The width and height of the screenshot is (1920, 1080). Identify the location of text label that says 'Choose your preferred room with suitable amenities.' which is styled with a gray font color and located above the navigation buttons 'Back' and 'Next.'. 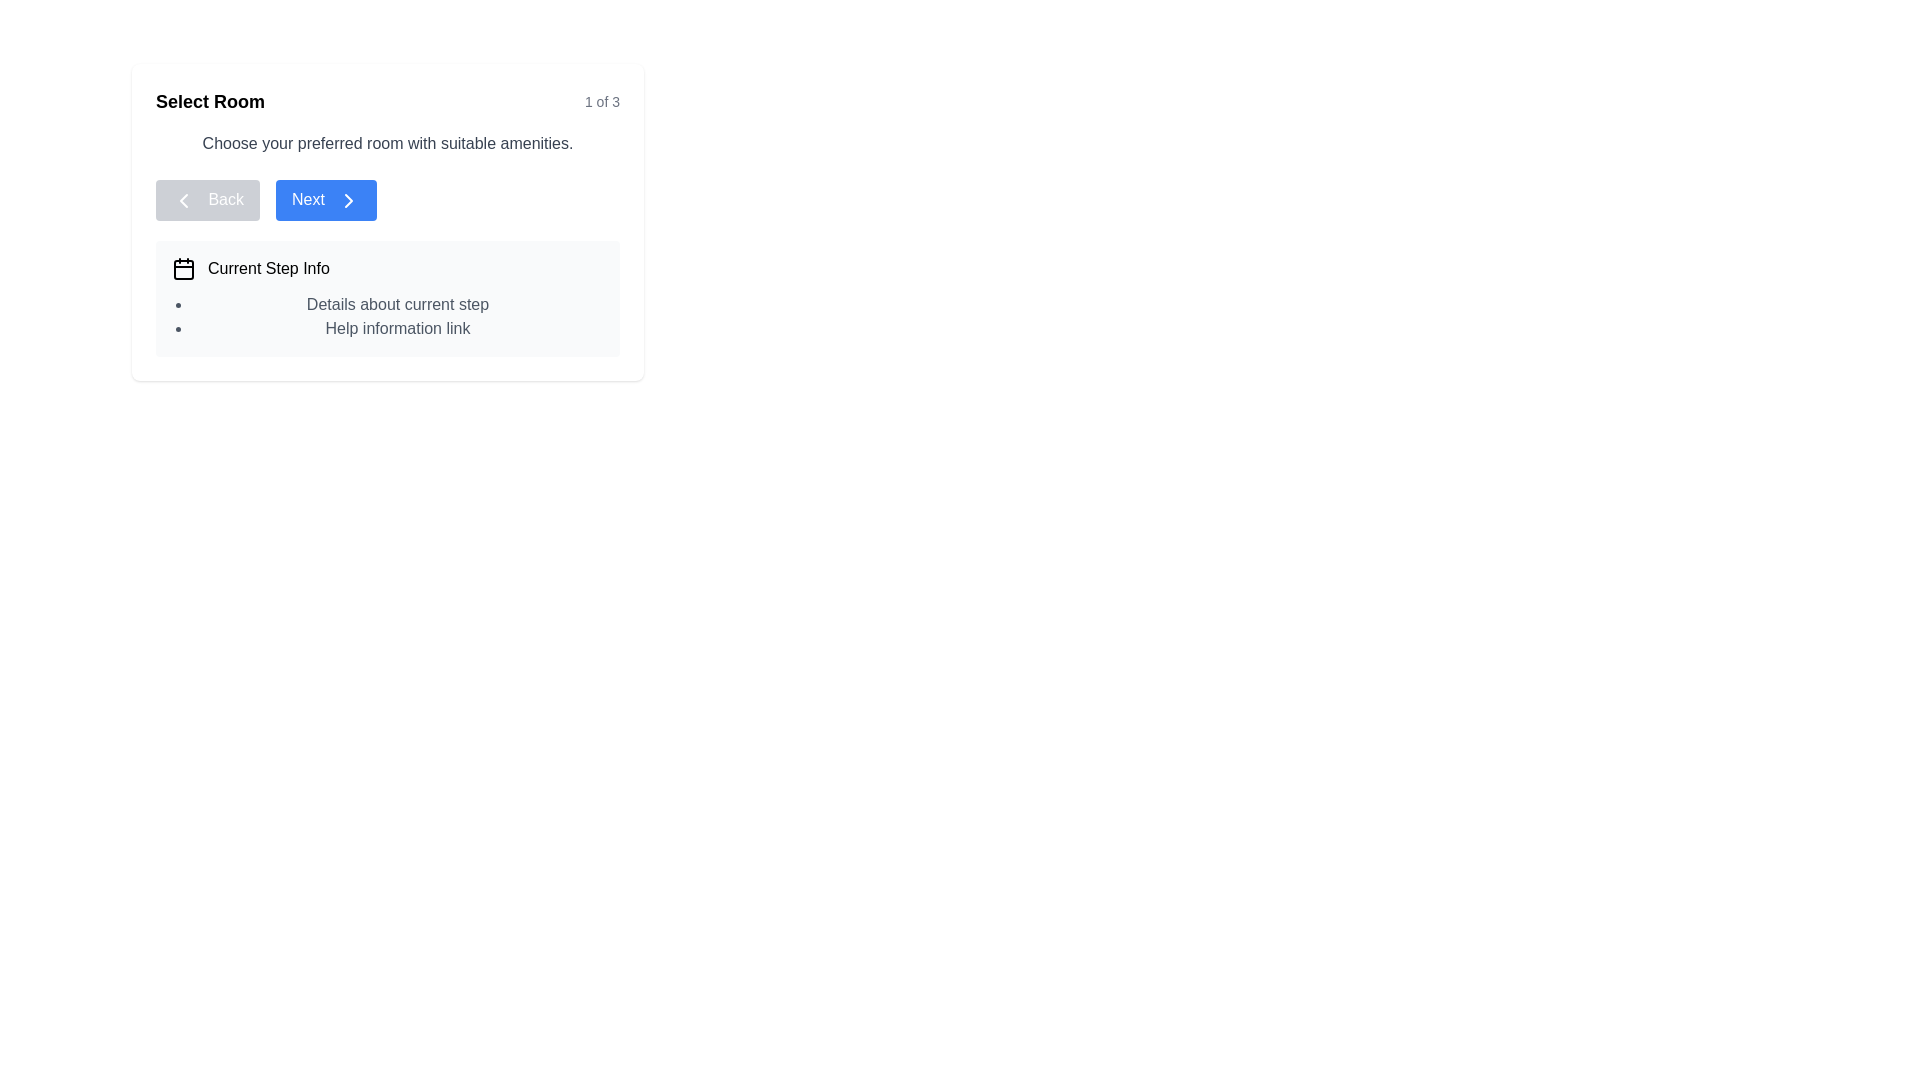
(388, 142).